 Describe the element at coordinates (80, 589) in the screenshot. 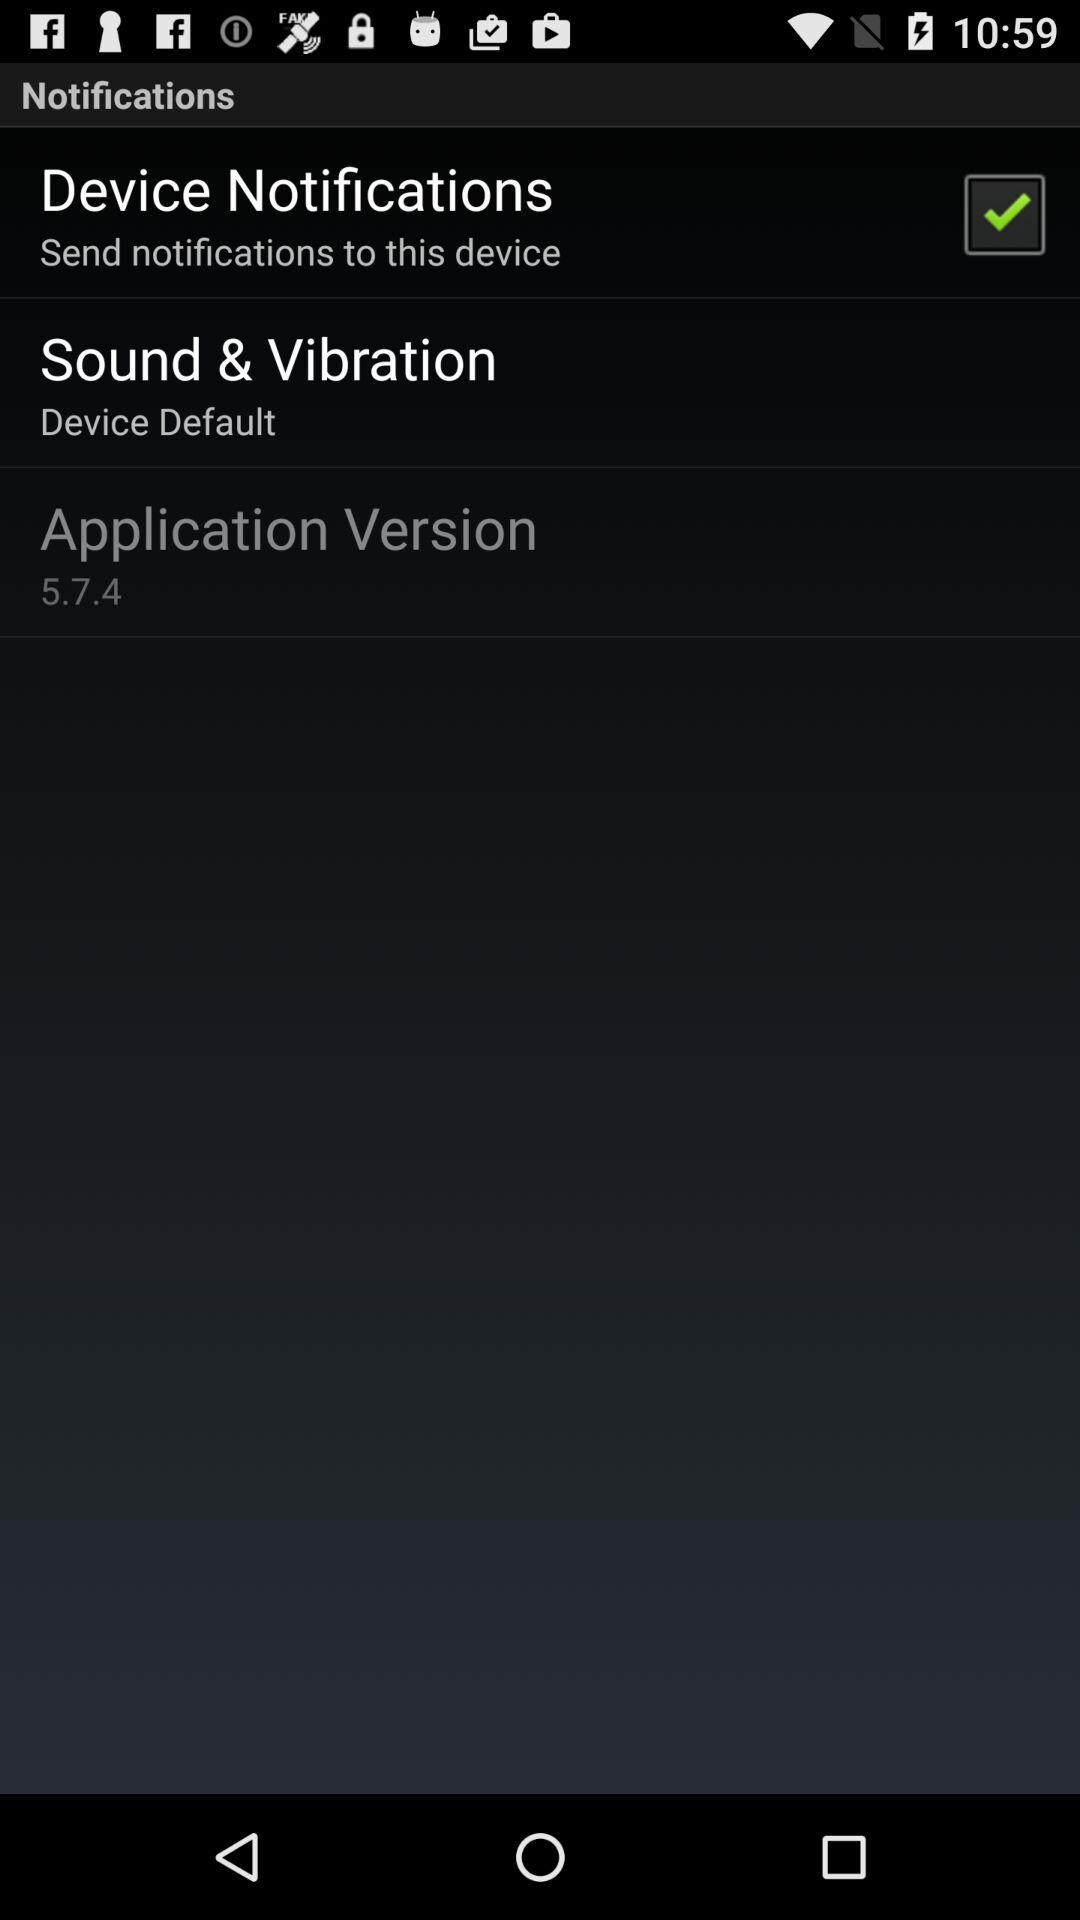

I see `the app below application version app` at that location.